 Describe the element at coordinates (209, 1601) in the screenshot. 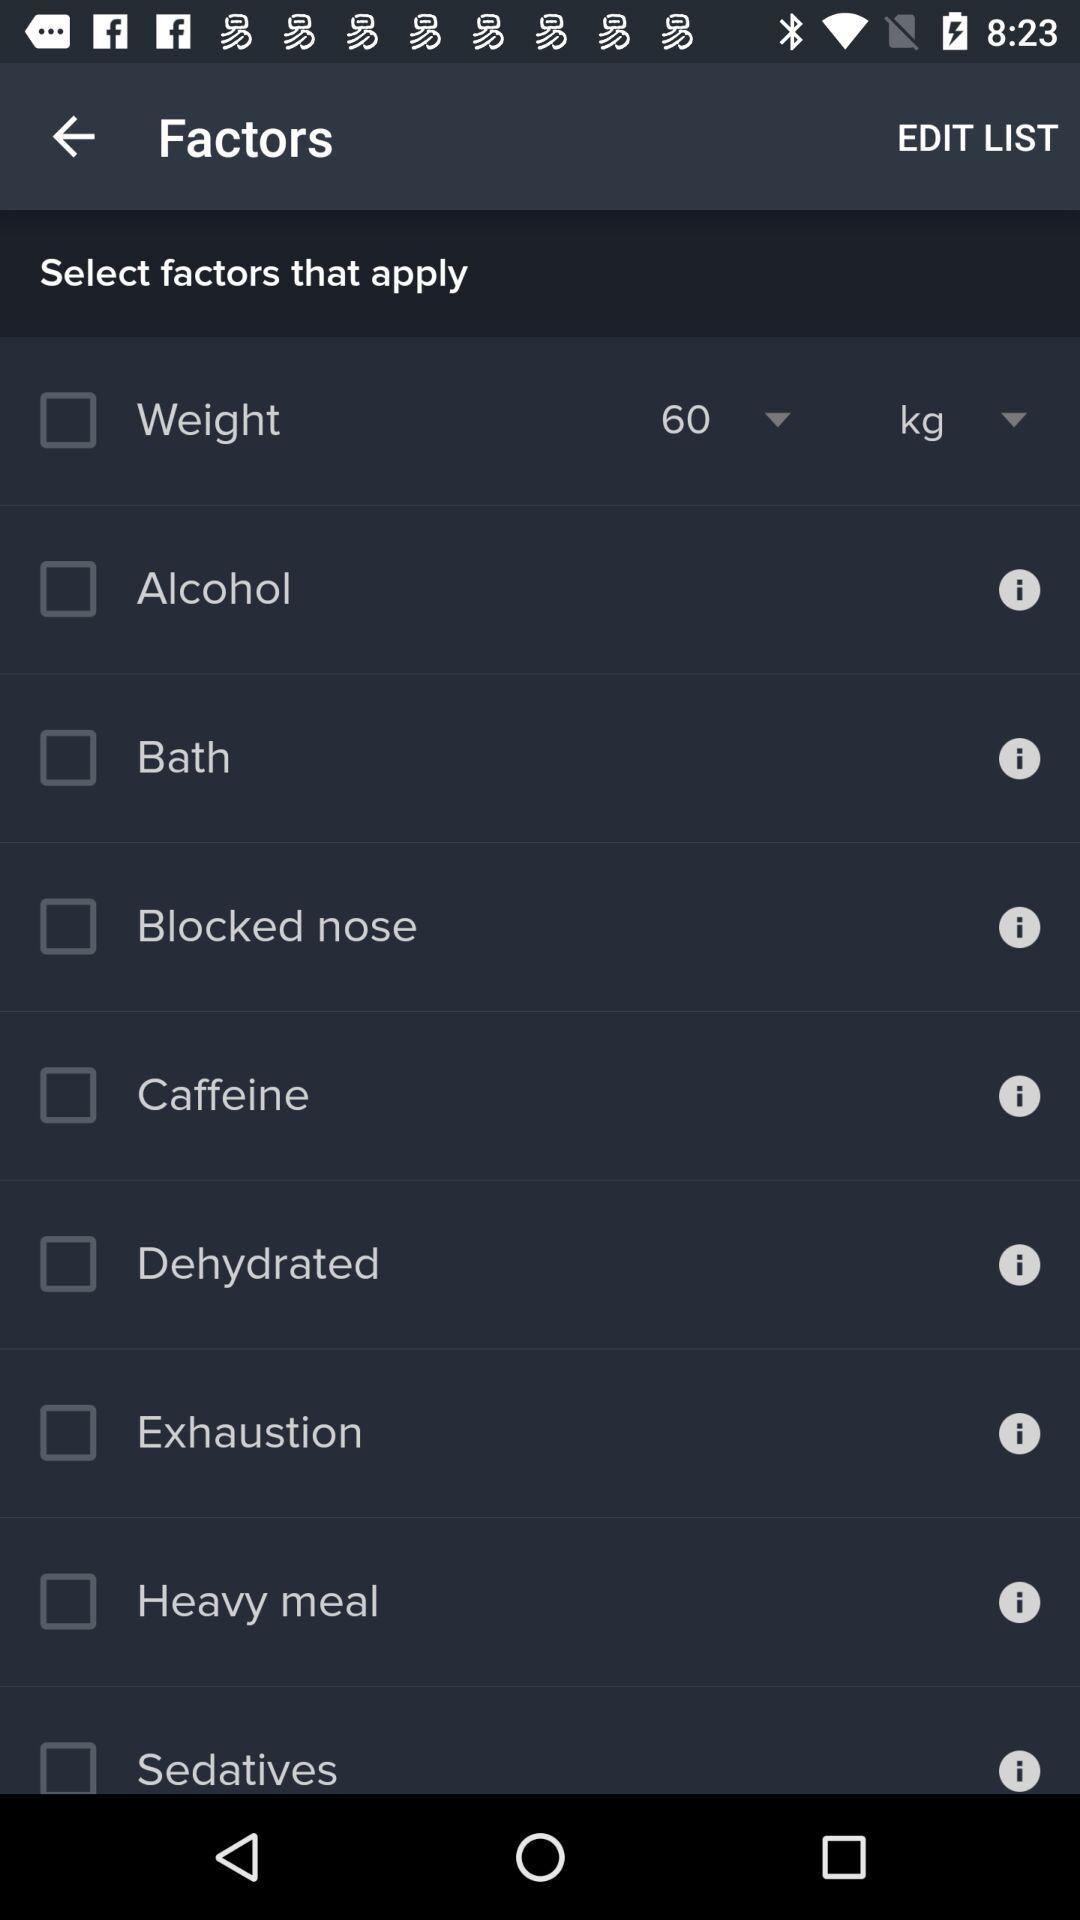

I see `heavy meal icon` at that location.